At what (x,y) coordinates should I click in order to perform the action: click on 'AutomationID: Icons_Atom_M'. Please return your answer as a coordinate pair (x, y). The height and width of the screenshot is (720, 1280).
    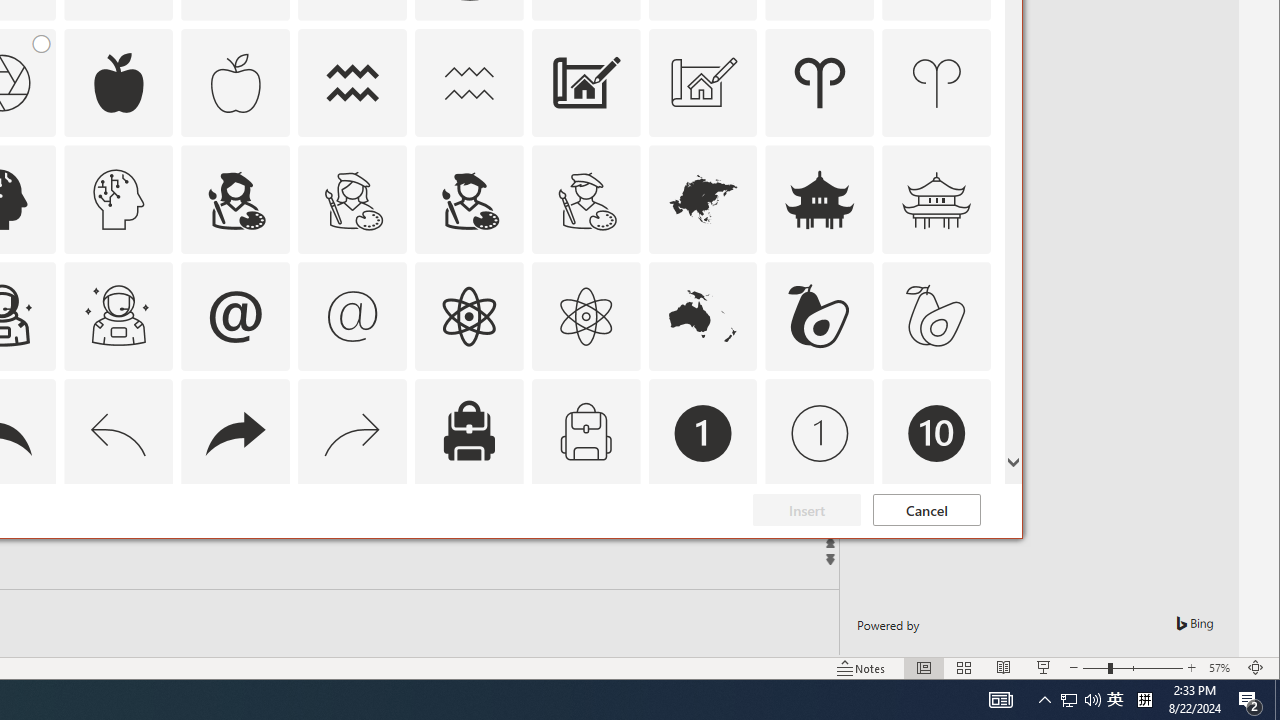
    Looking at the image, I should click on (585, 315).